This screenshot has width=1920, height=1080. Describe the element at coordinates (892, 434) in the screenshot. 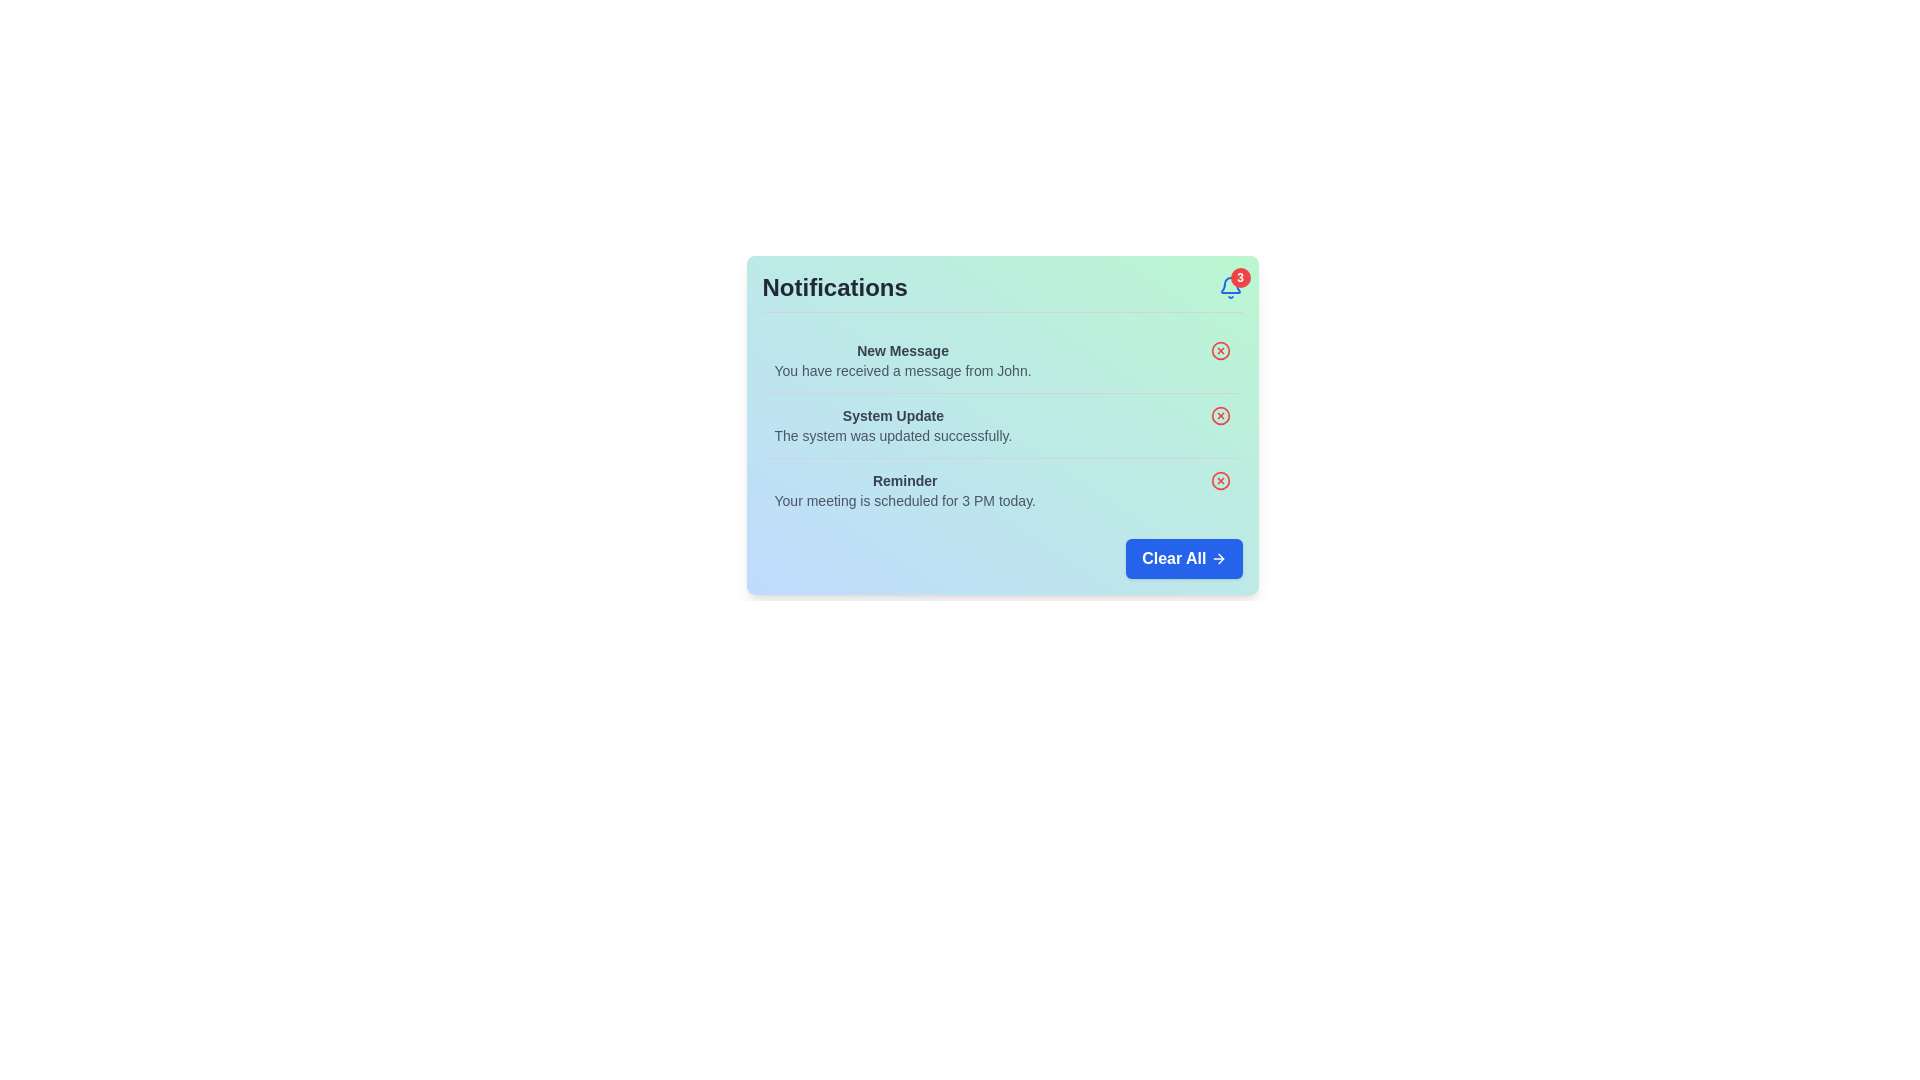

I see `notification message text under the title 'System Update', which provides information about a system update event` at that location.